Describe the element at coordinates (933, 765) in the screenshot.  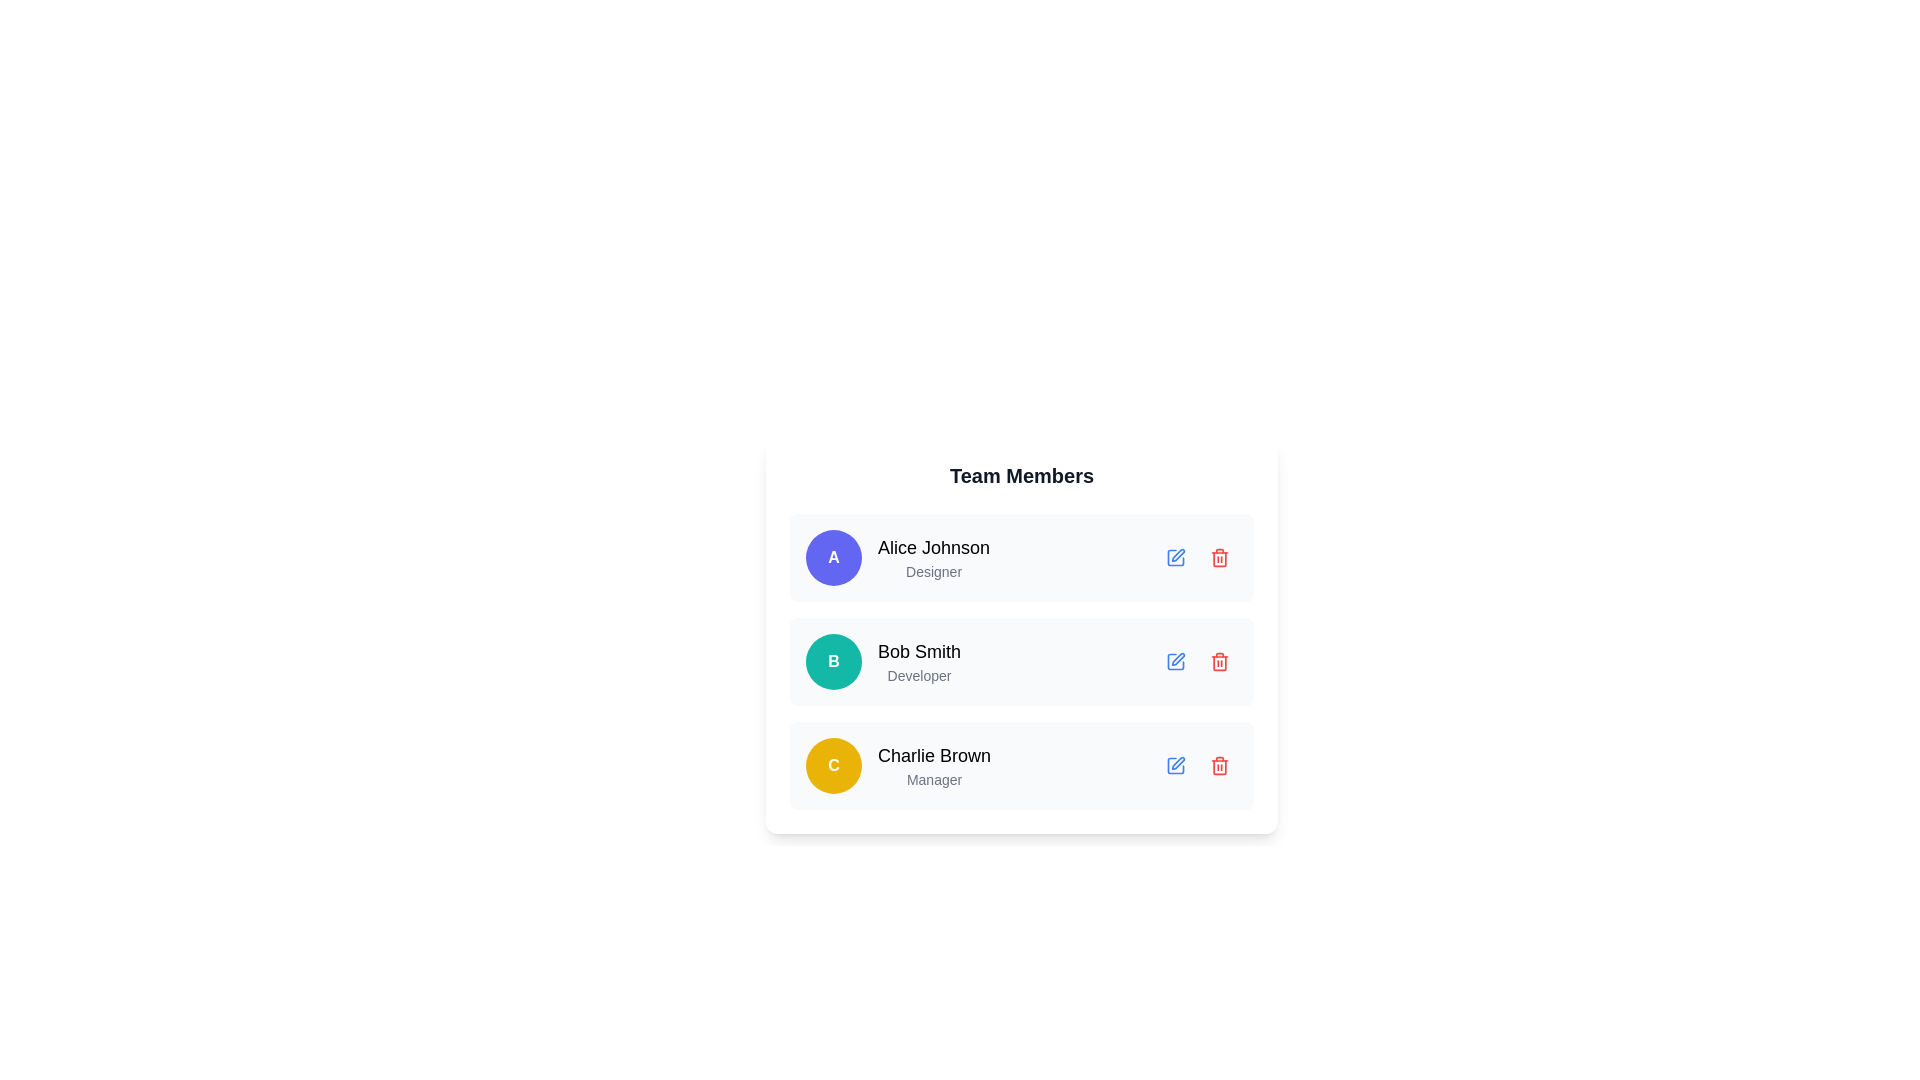
I see `the third team member's name and role displayed in the lower section of the interface, which is a non-interactive text block` at that location.